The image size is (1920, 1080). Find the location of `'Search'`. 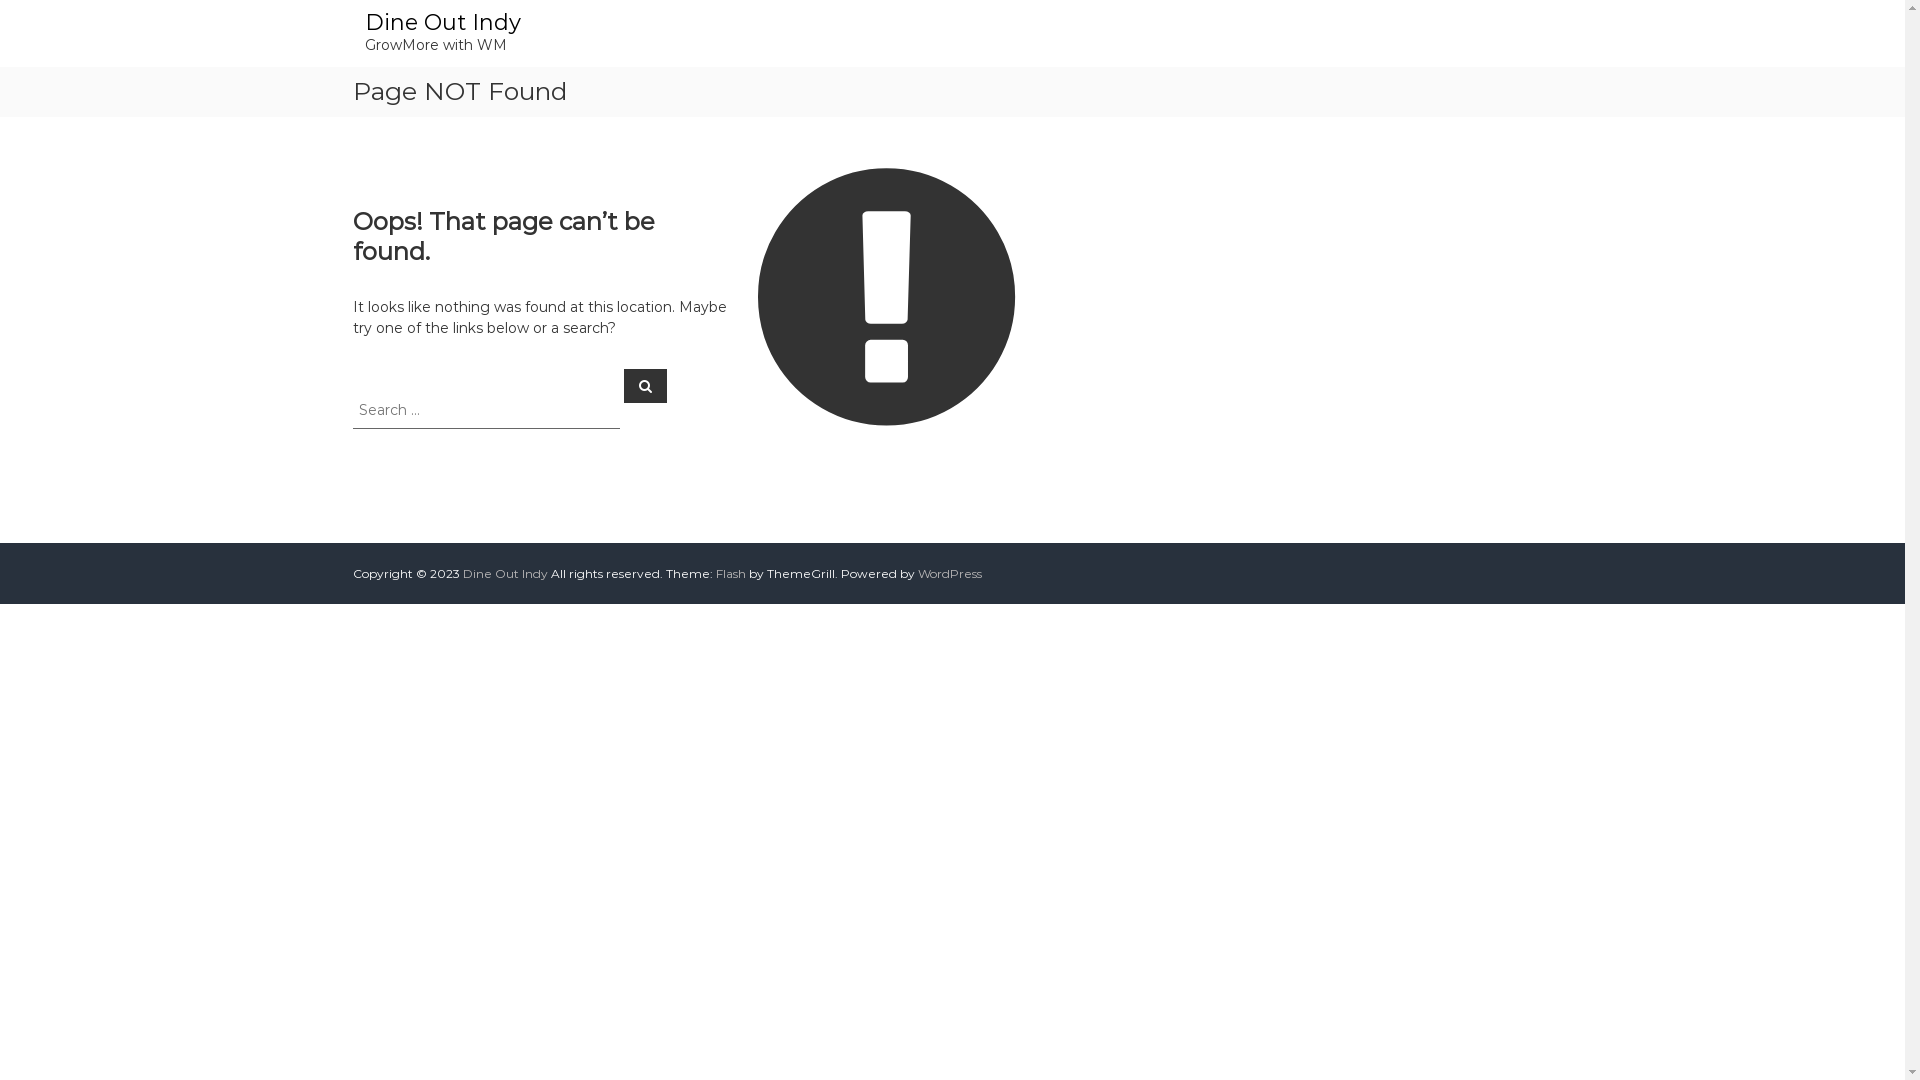

'Search' is located at coordinates (645, 385).